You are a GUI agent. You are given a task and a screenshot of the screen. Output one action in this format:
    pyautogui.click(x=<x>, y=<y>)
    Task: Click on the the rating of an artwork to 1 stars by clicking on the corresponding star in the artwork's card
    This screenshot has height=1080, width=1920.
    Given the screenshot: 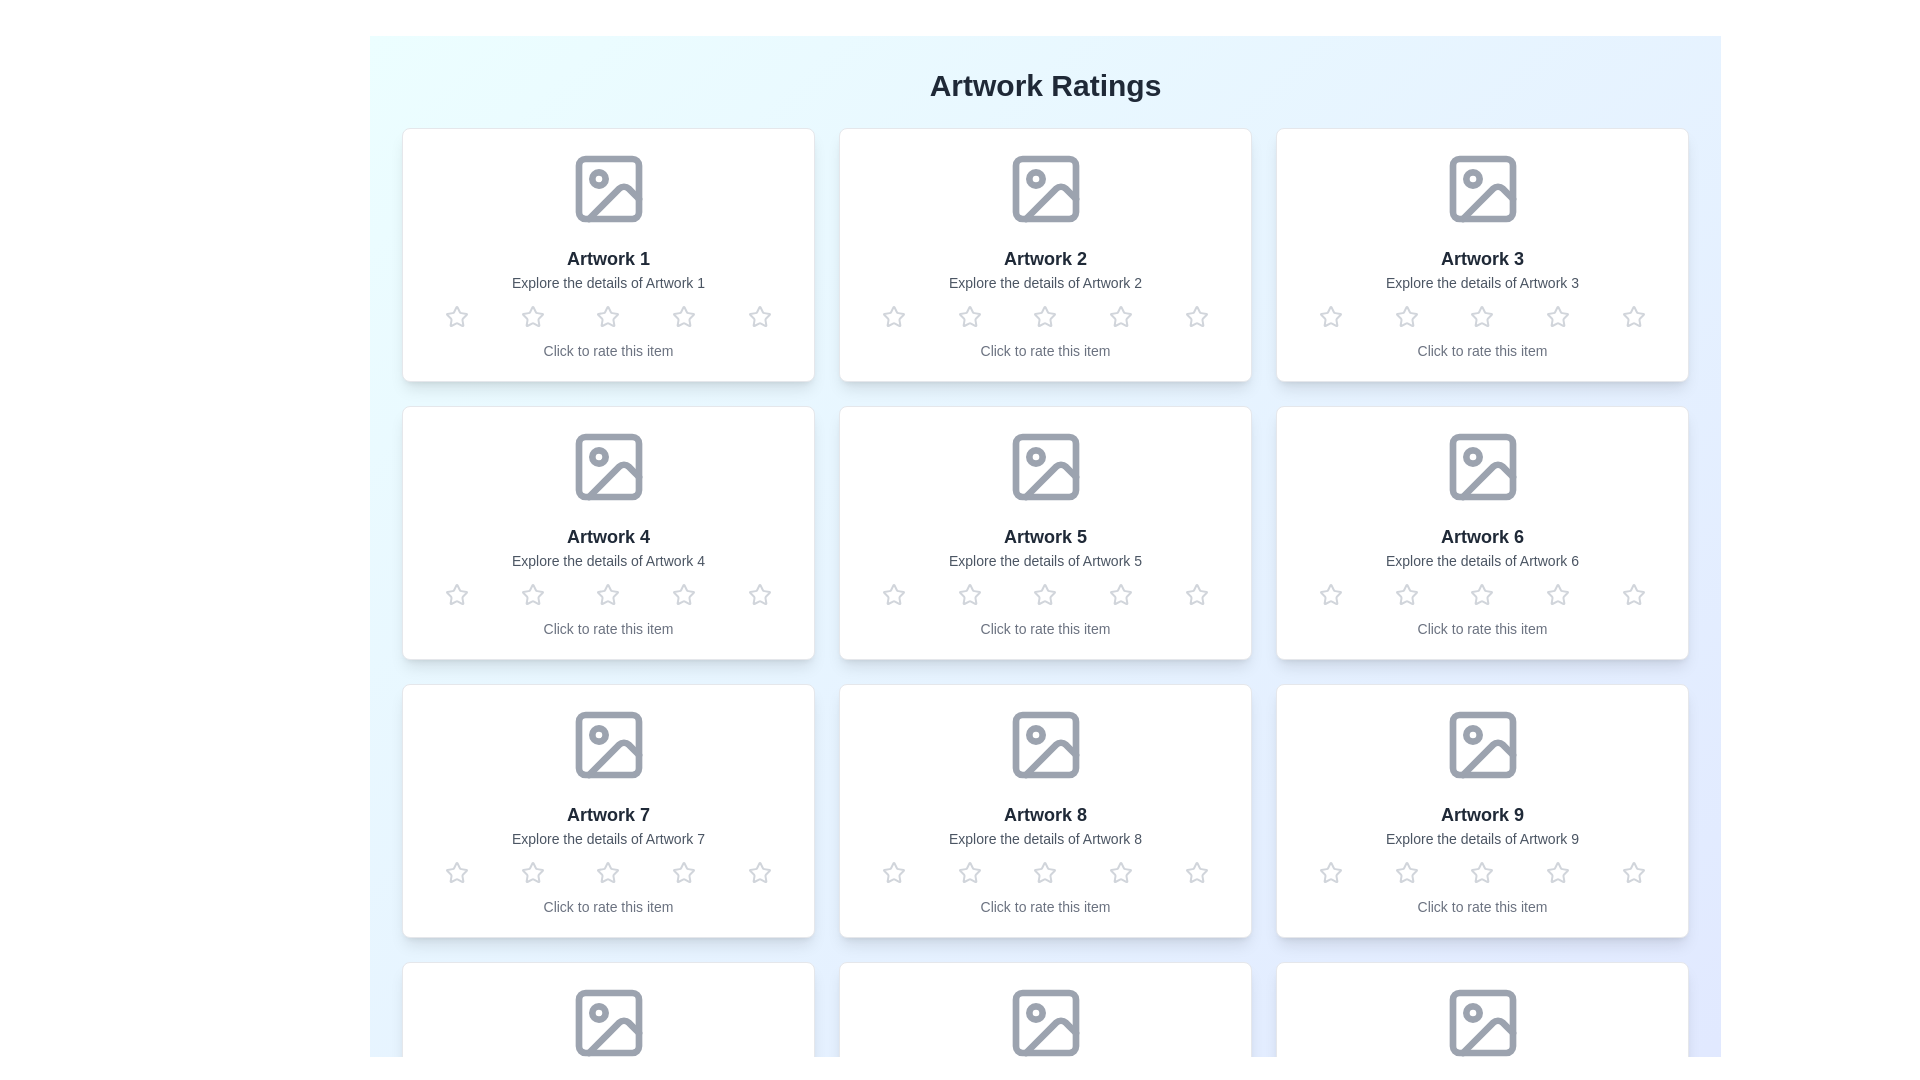 What is the action you would take?
    pyautogui.click(x=455, y=315)
    